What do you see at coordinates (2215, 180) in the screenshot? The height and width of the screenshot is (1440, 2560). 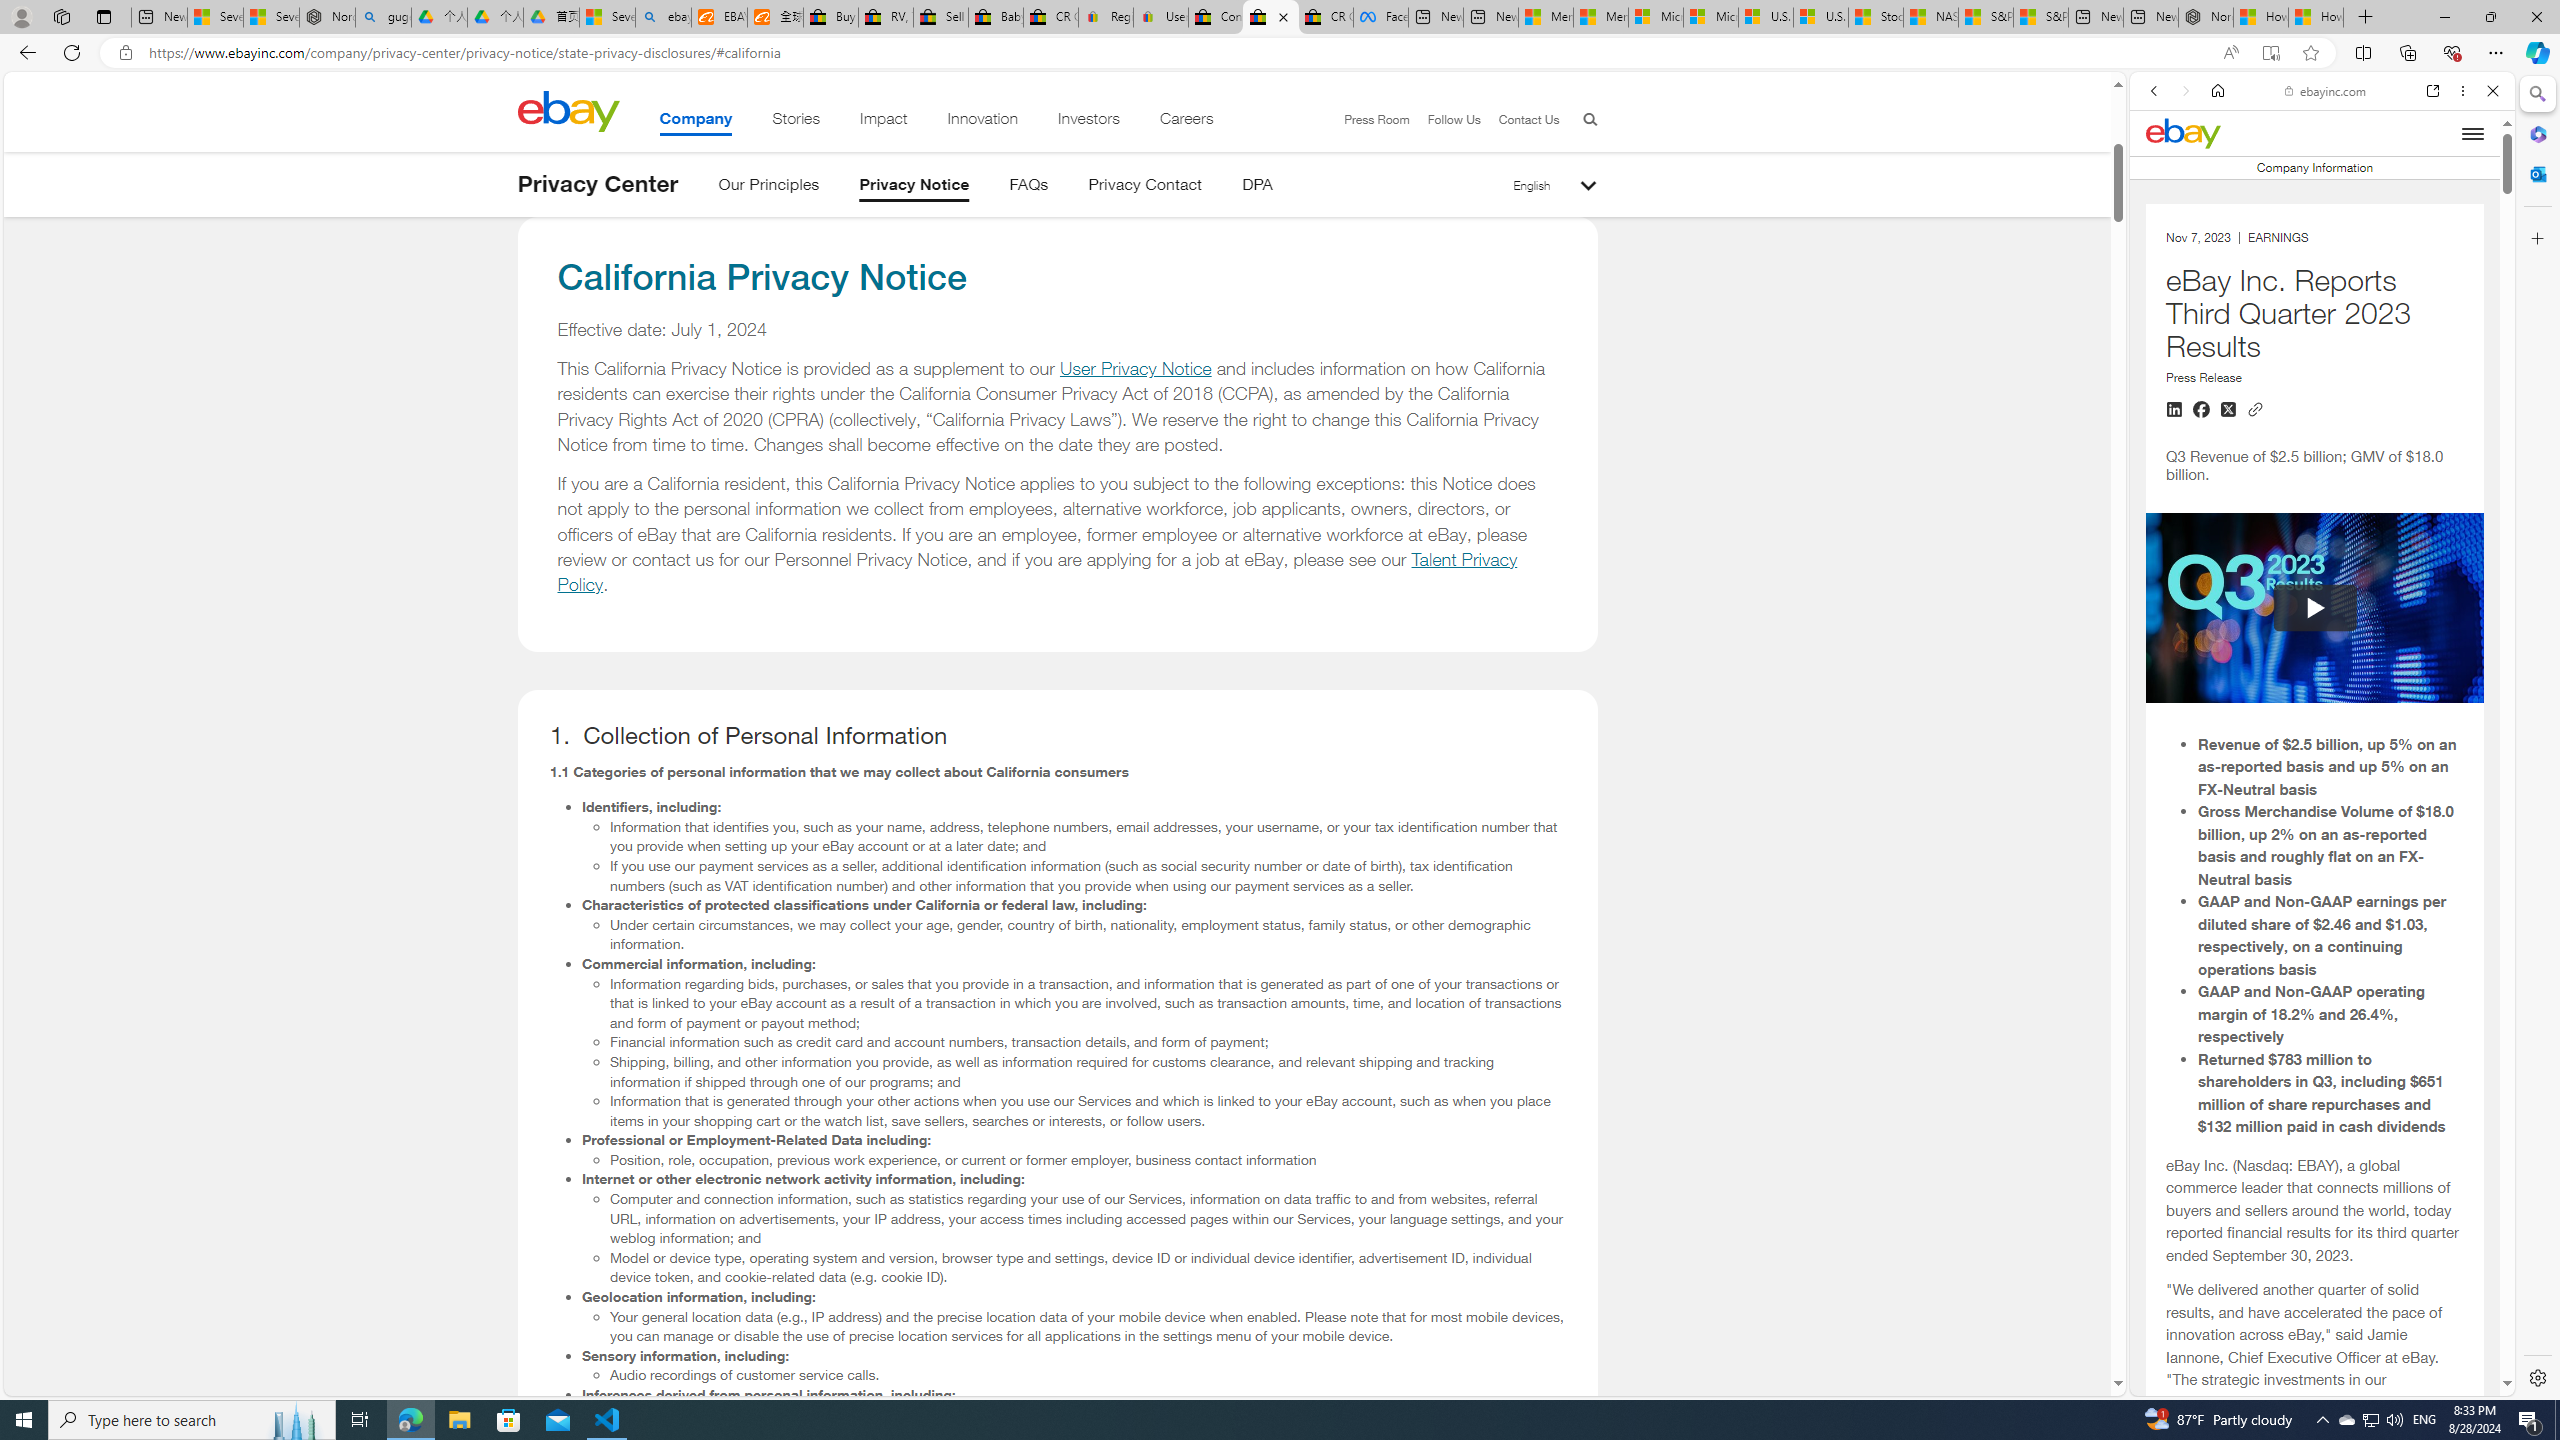 I see `'This site scope'` at bounding box center [2215, 180].